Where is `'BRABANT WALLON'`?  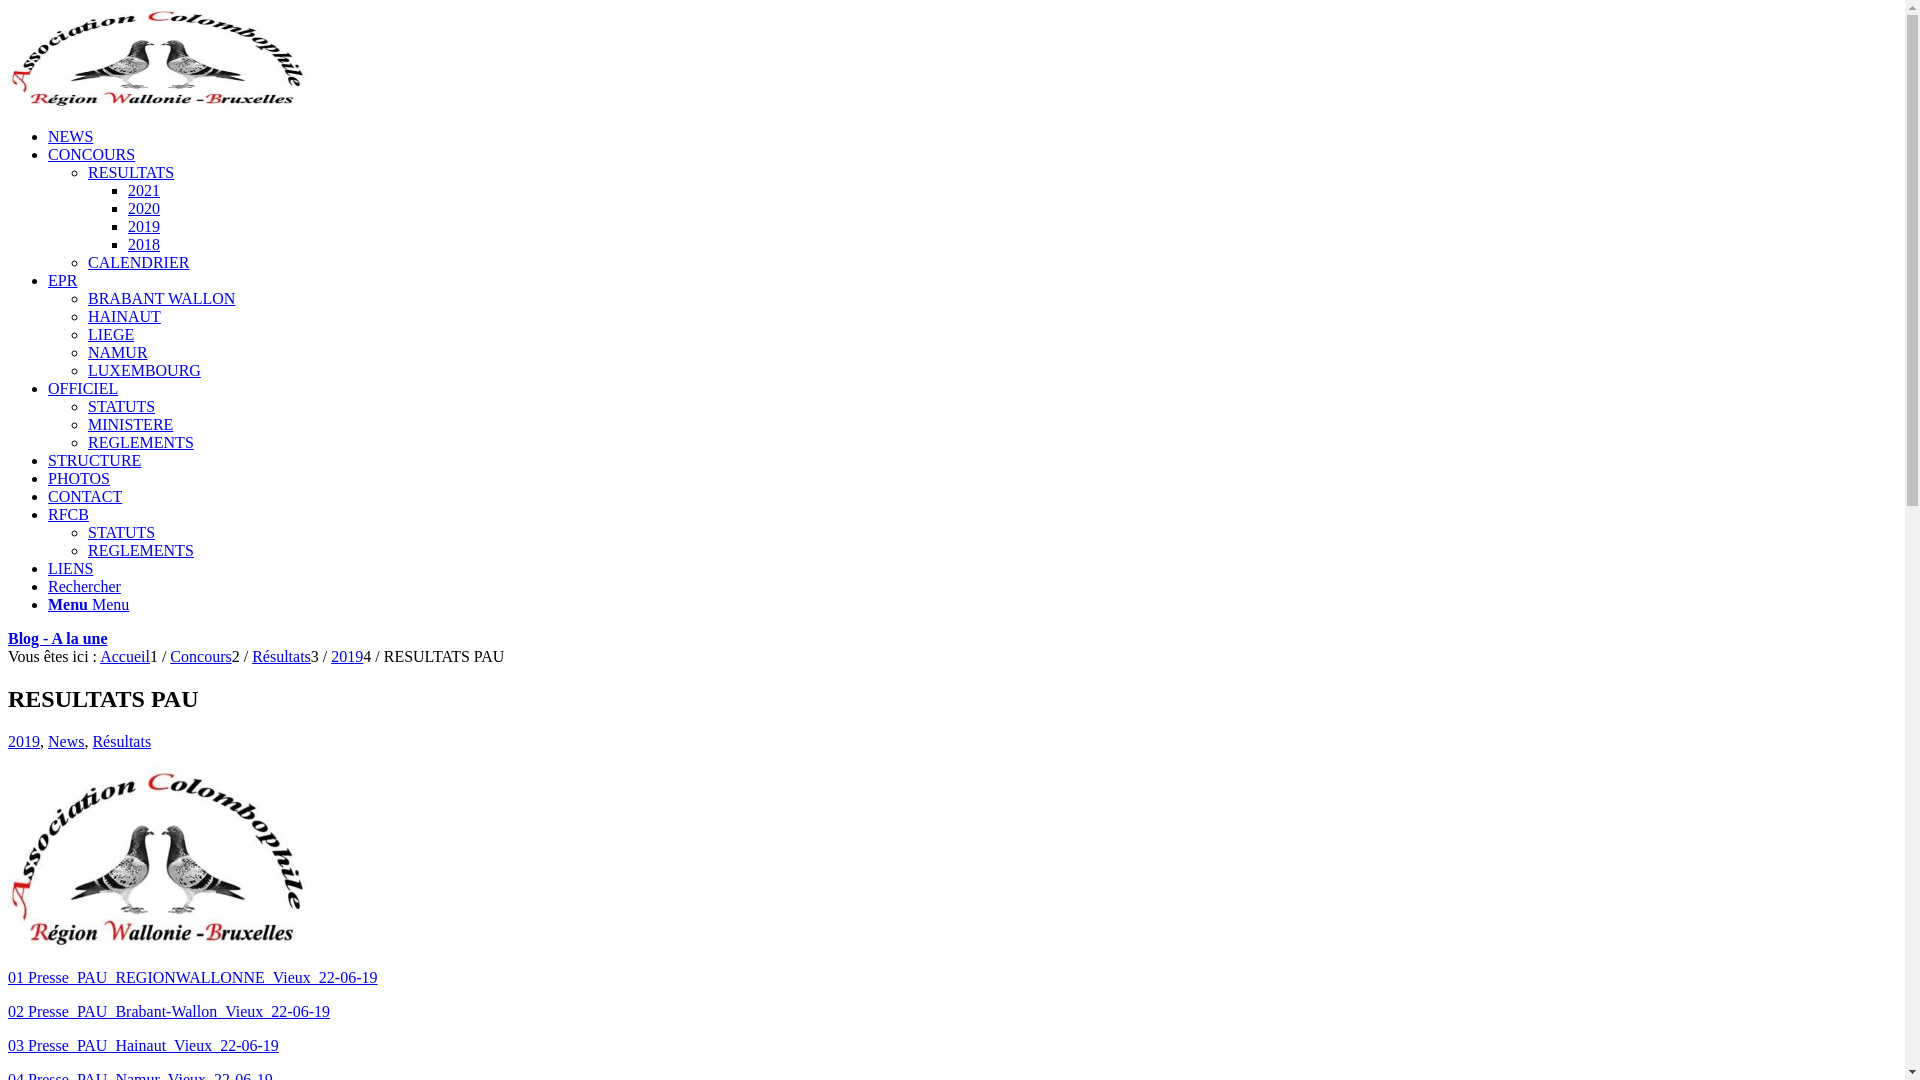 'BRABANT WALLON' is located at coordinates (86, 298).